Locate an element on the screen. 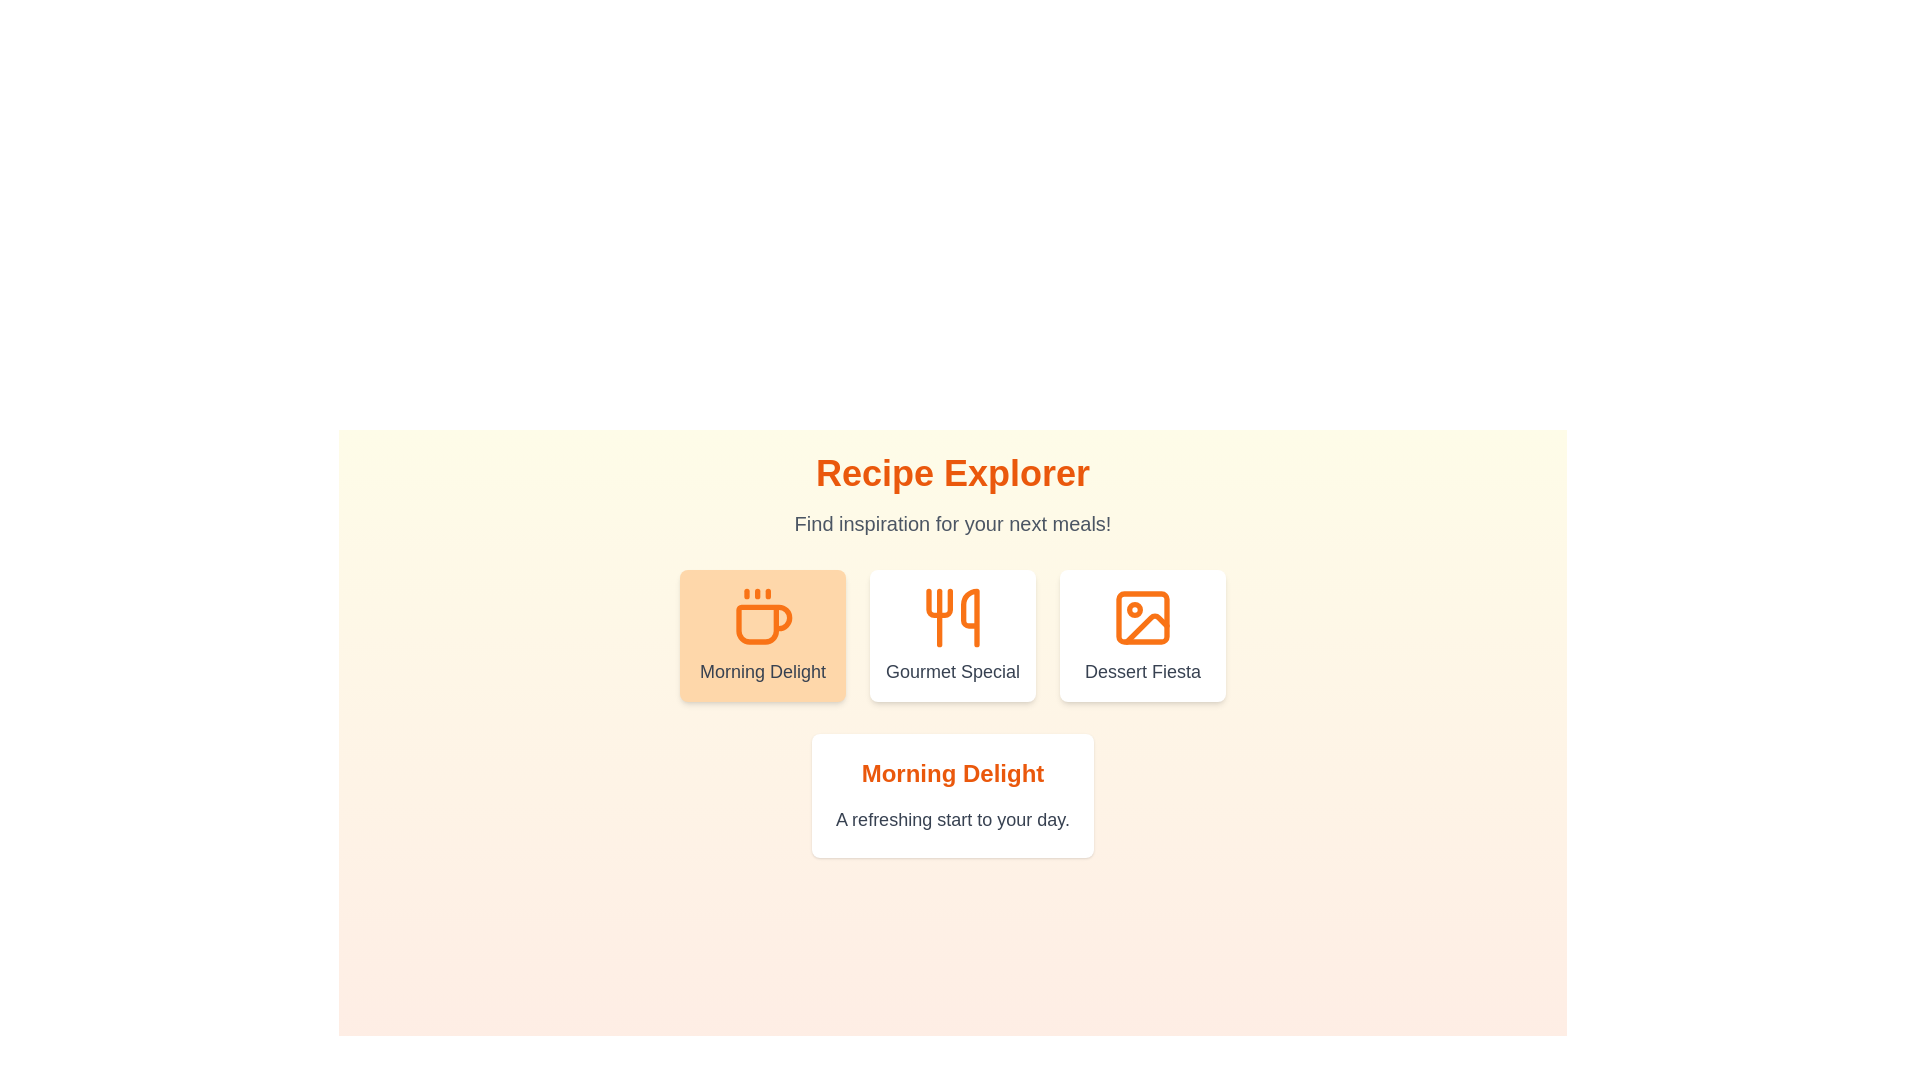 The image size is (1920, 1080). the text label displaying 'Morning Delight', which is located at the bottom section of the leftmost card is located at coordinates (762, 671).